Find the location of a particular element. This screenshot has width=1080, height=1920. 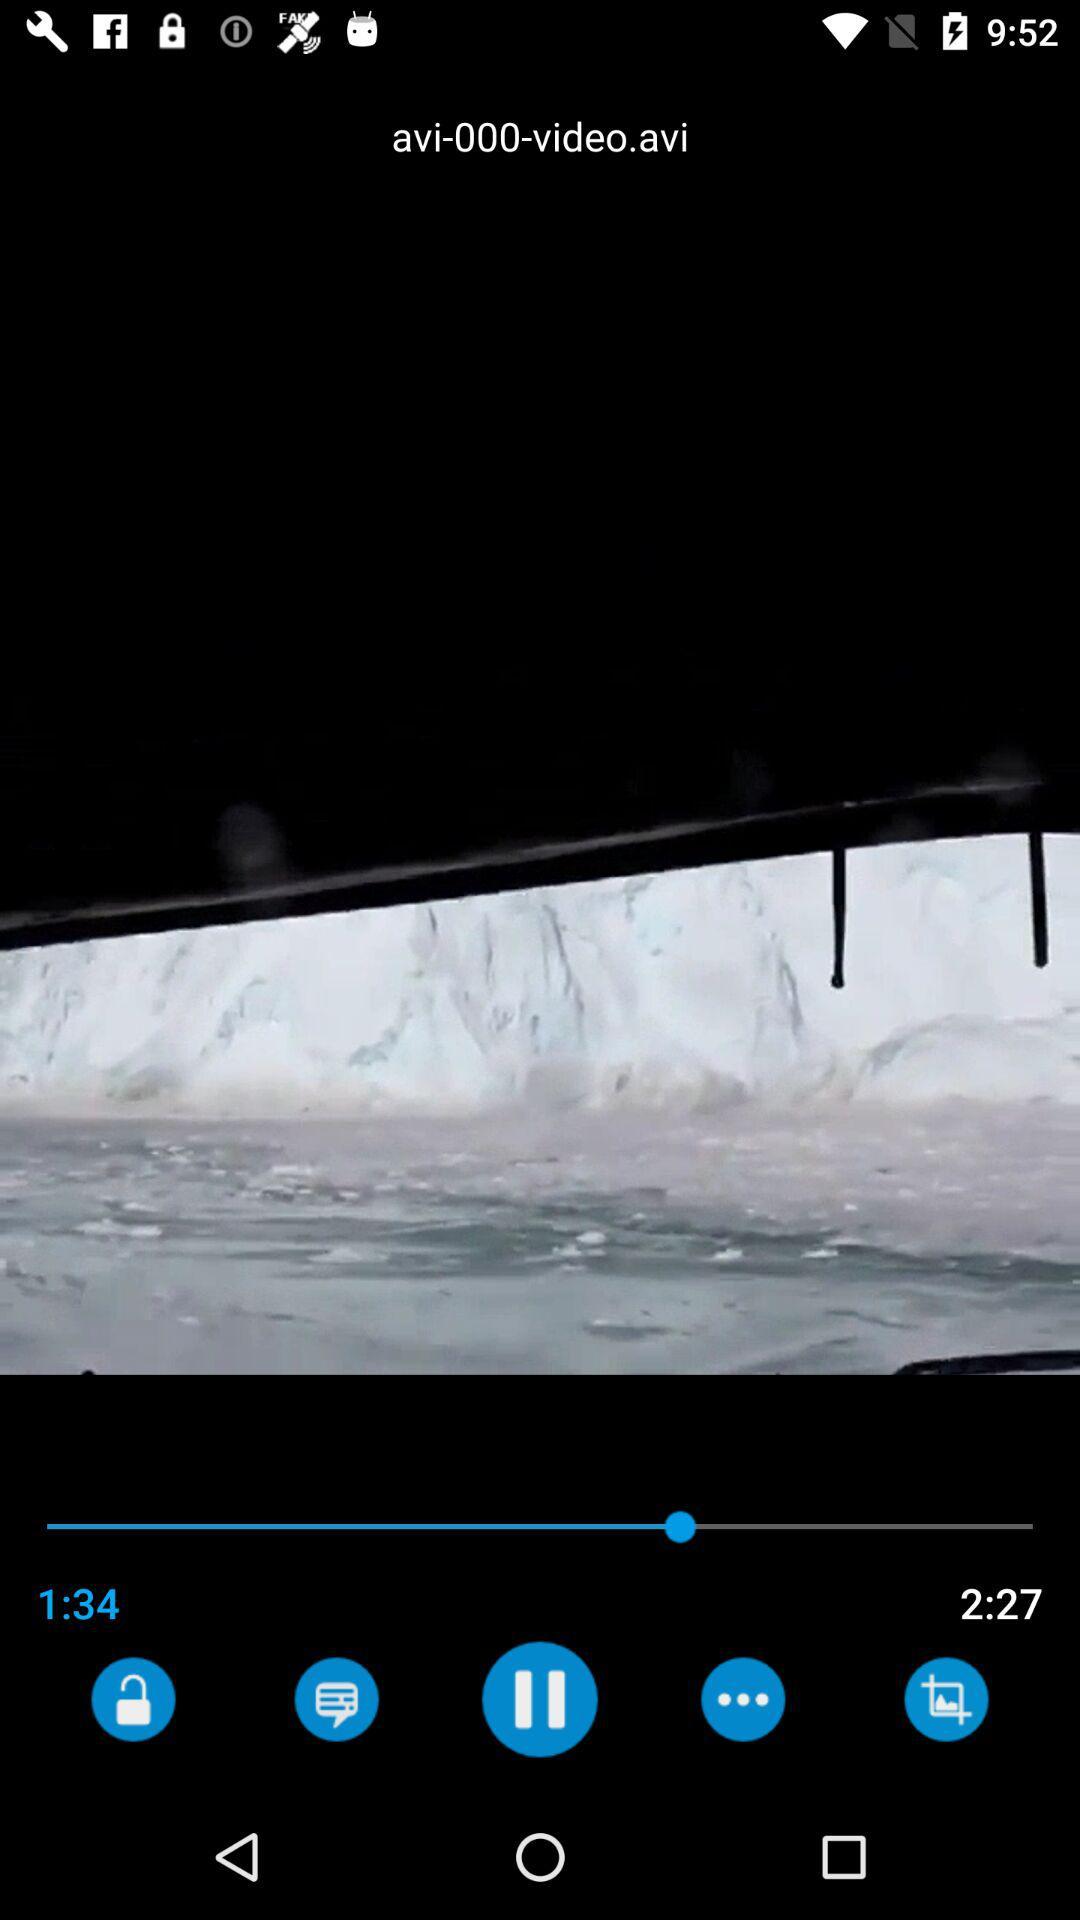

the lock icon is located at coordinates (133, 1698).